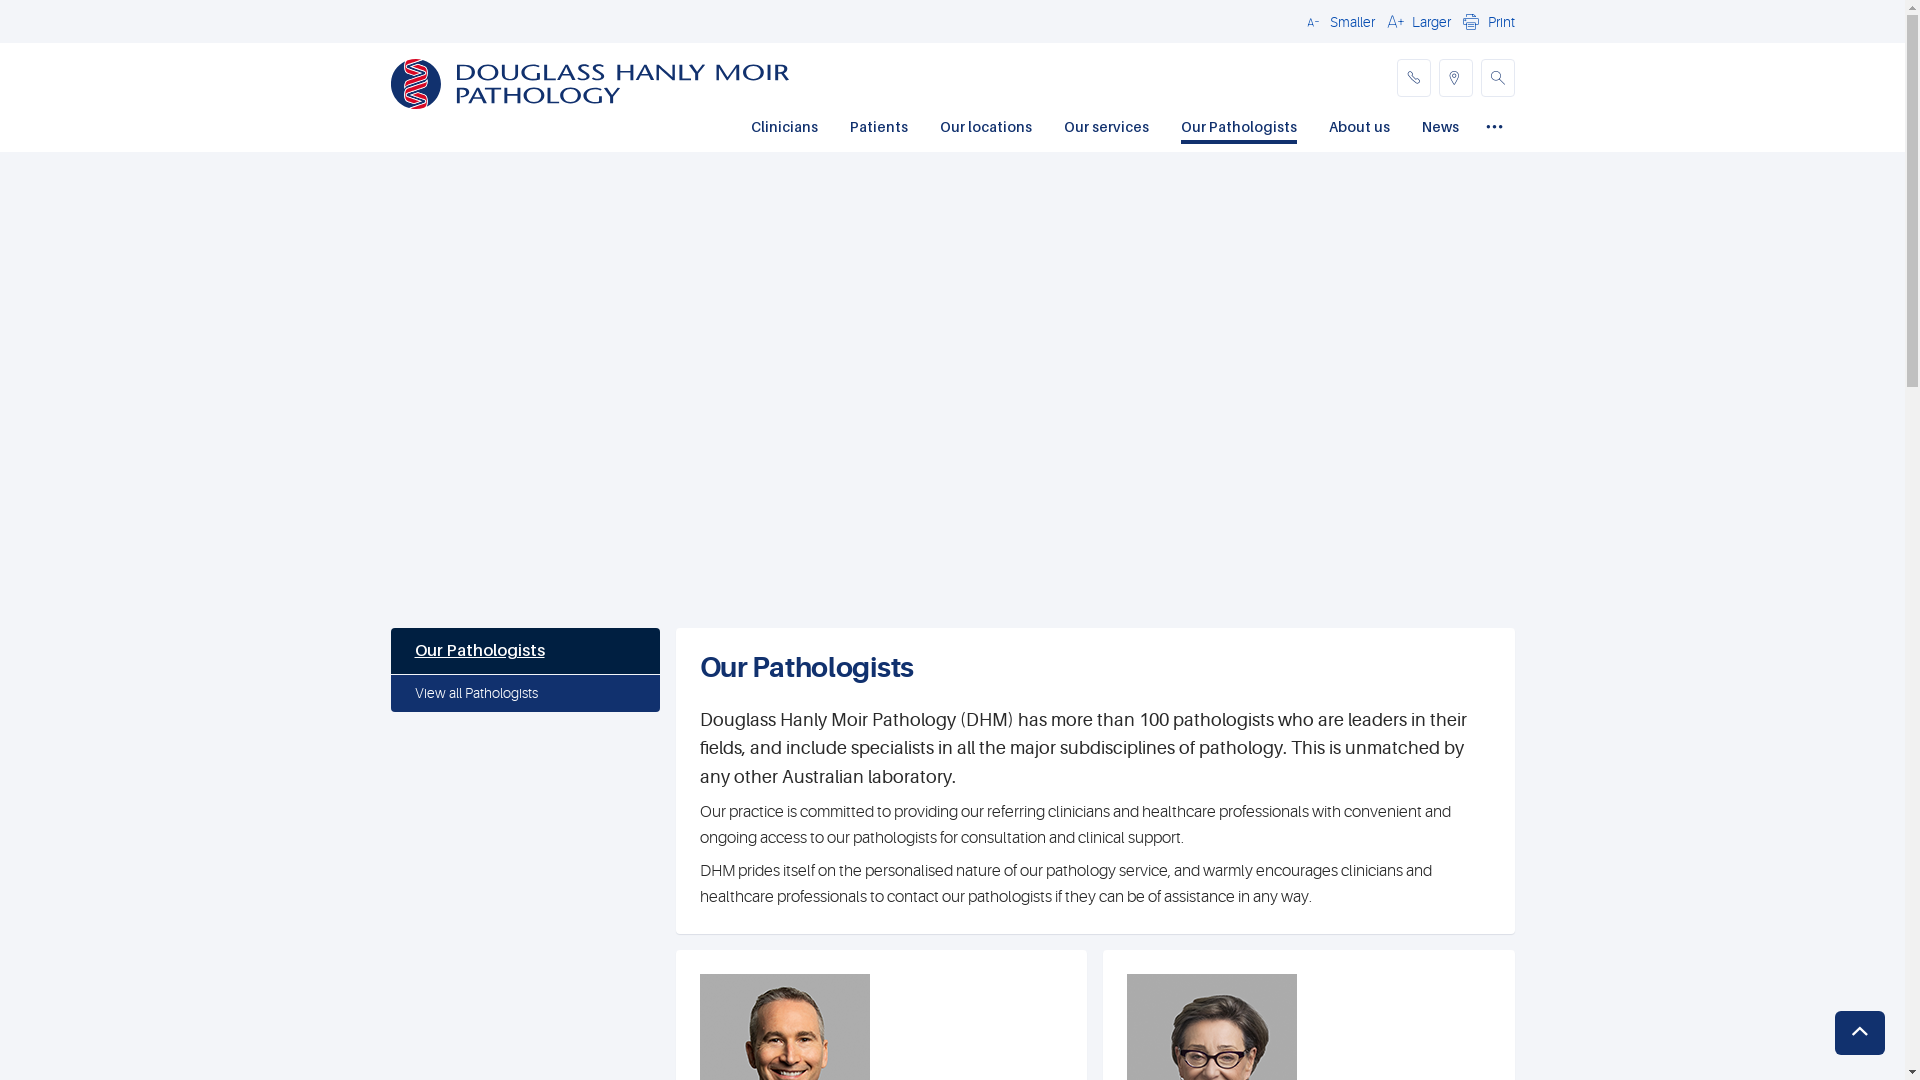  What do you see at coordinates (1411, 76) in the screenshot?
I see `'phone'` at bounding box center [1411, 76].